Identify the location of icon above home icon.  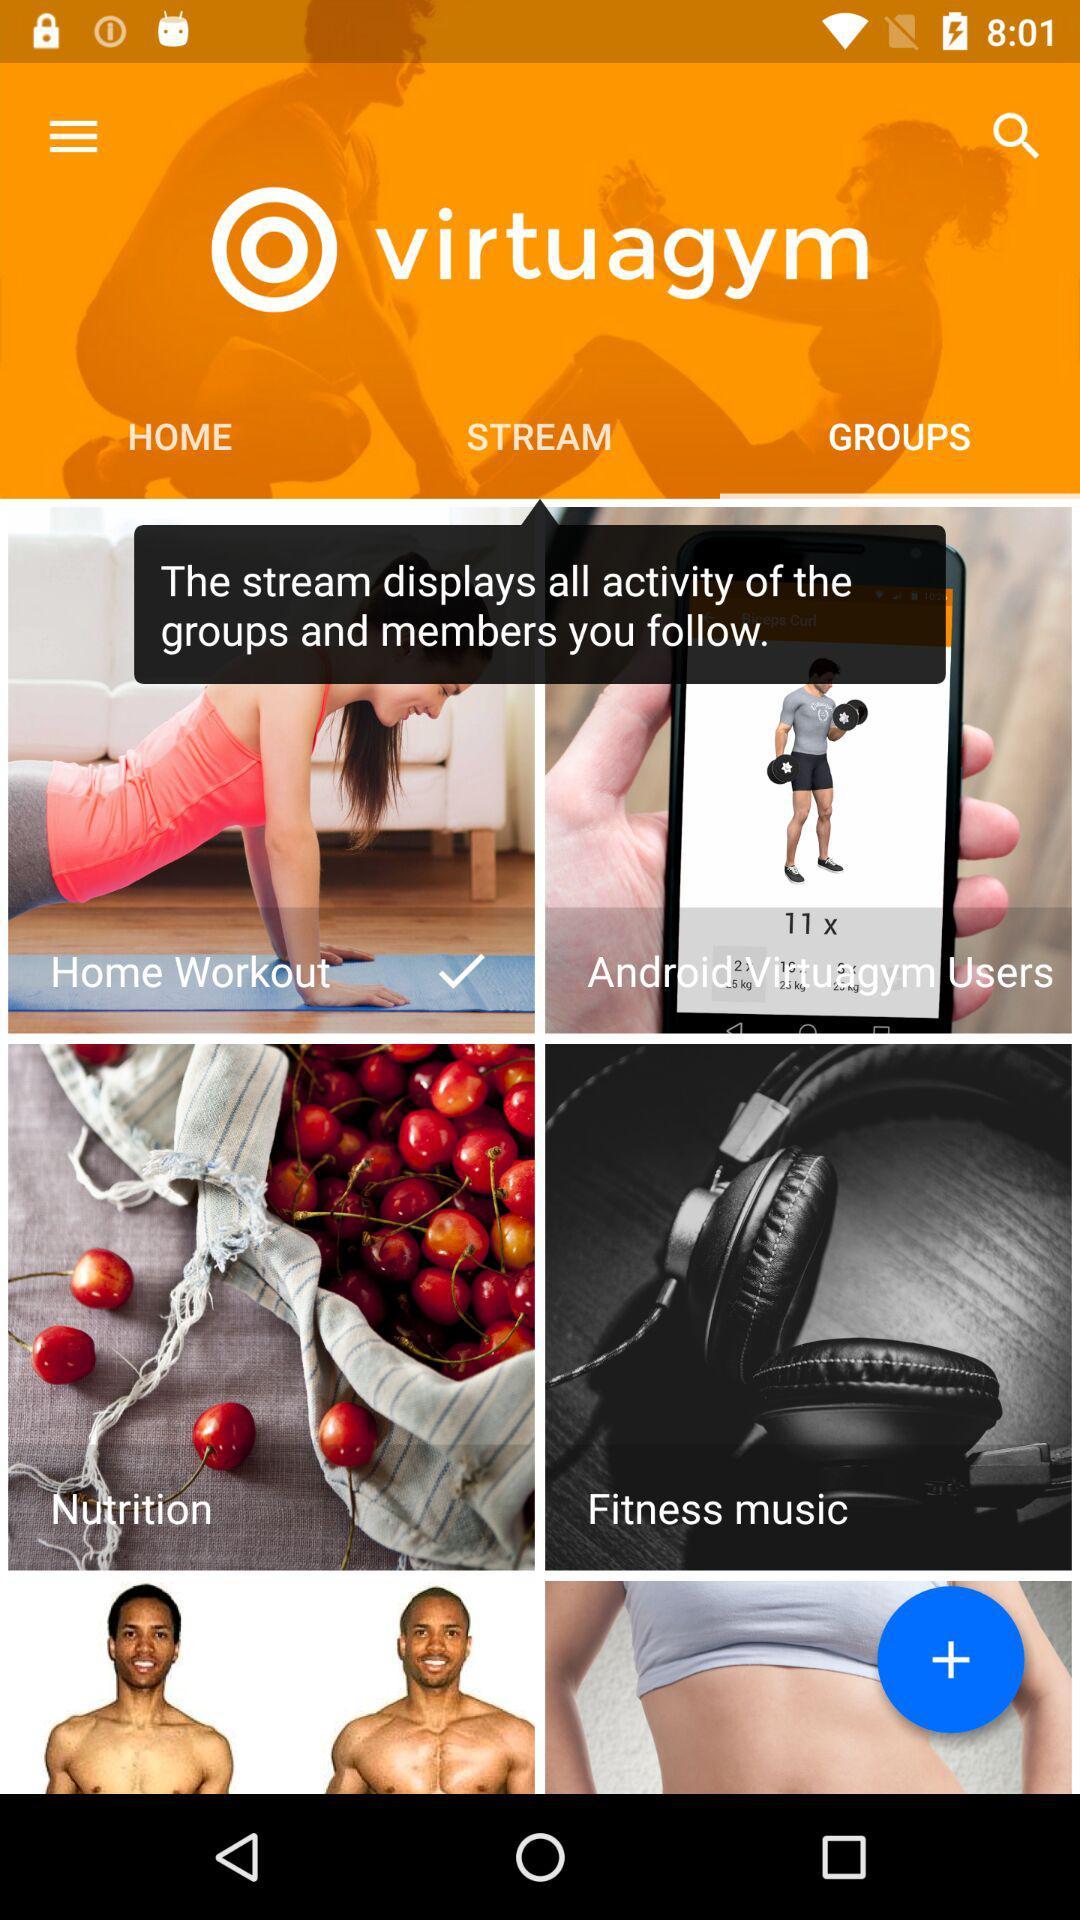
(72, 135).